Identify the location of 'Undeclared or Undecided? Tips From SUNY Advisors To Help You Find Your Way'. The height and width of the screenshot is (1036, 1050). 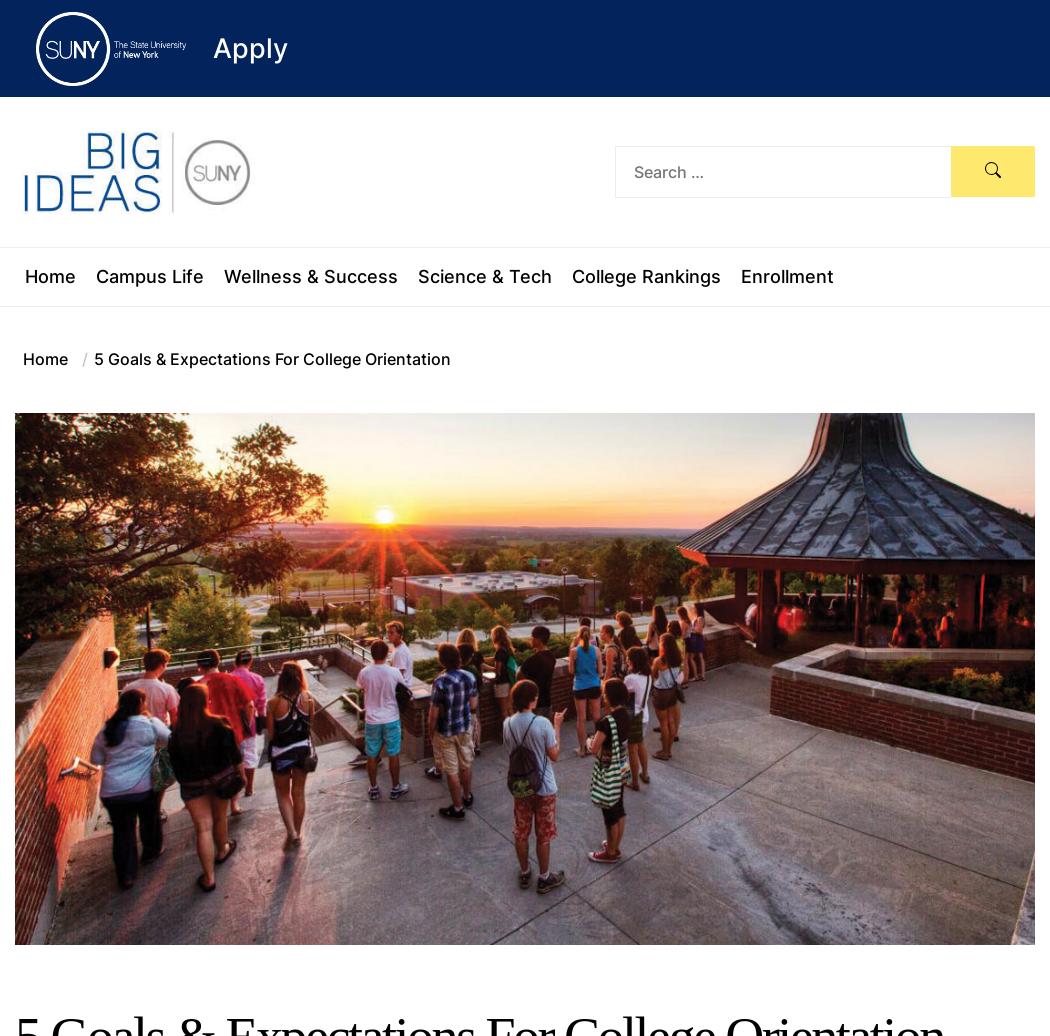
(722, 110).